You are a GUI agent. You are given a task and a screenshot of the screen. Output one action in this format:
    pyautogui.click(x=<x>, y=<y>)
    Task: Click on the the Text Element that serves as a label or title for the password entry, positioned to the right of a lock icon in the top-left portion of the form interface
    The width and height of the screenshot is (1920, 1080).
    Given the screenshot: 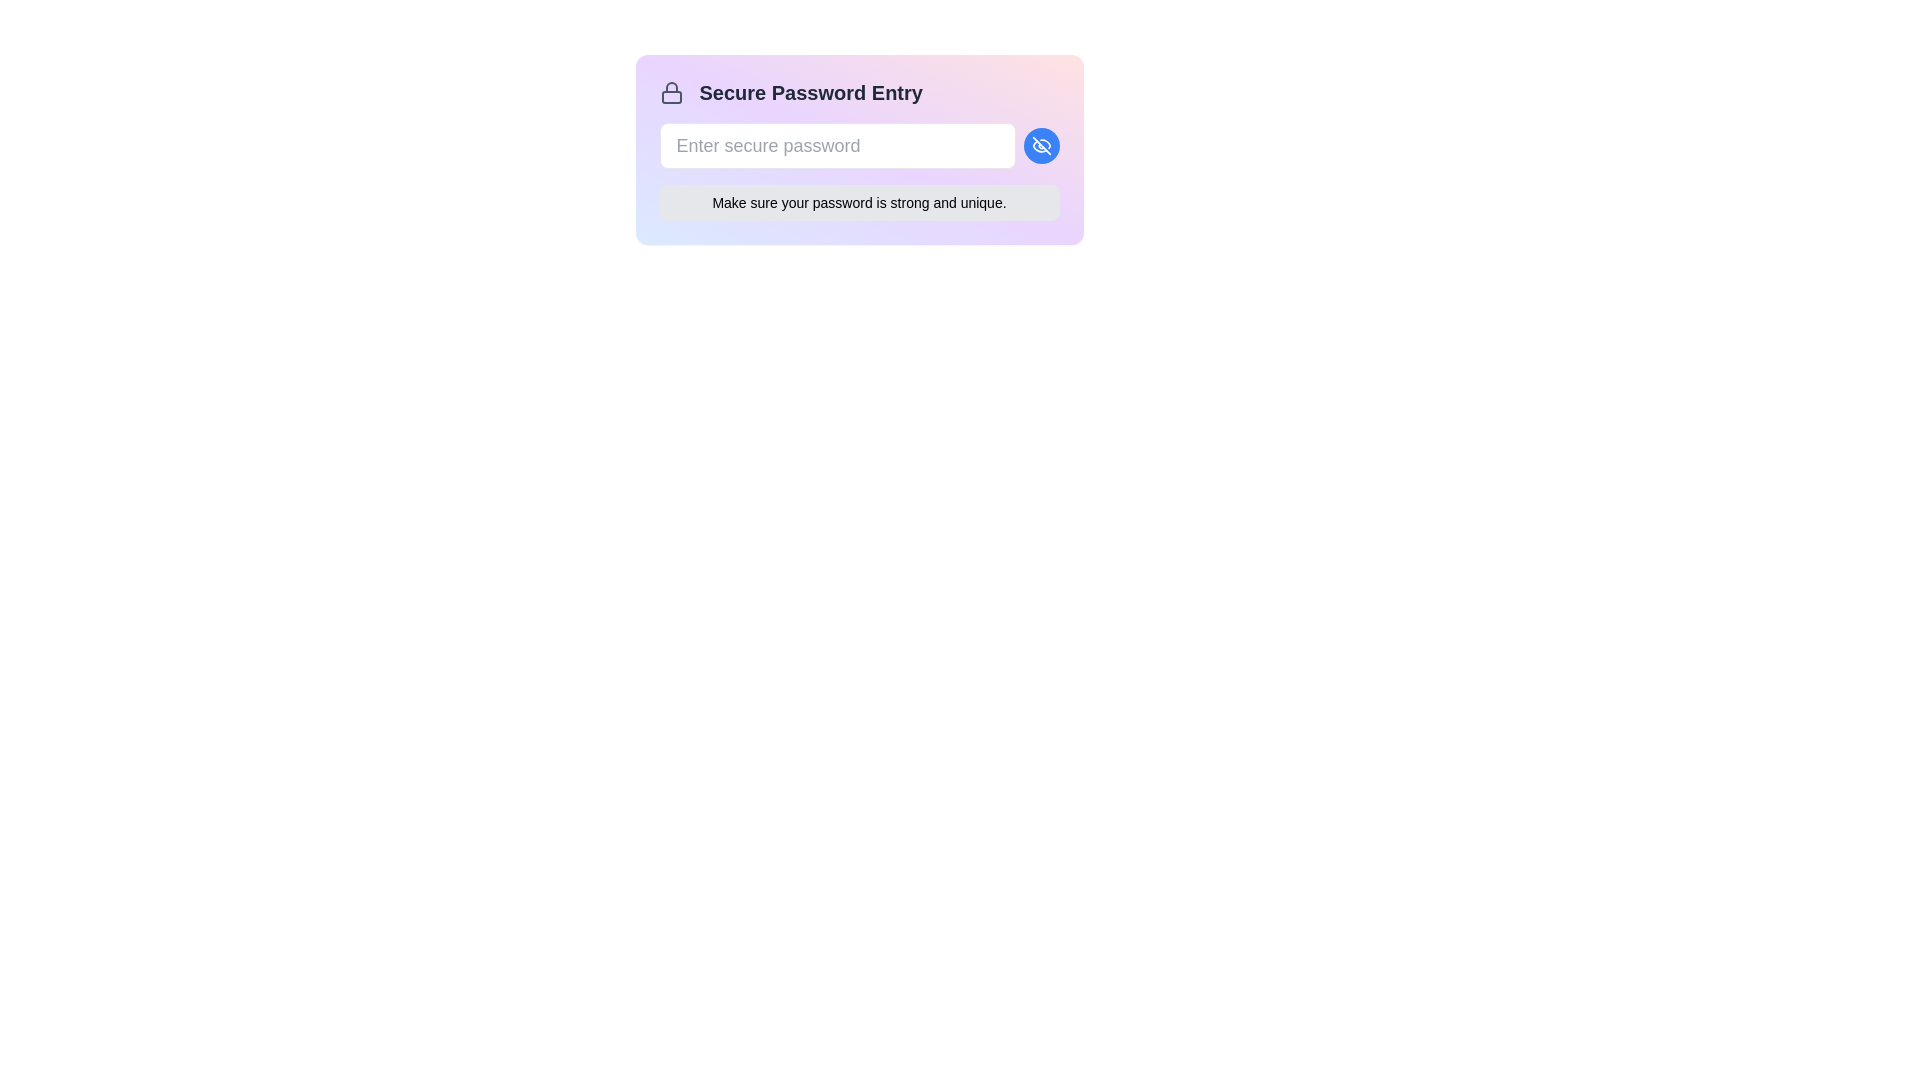 What is the action you would take?
    pyautogui.click(x=811, y=92)
    